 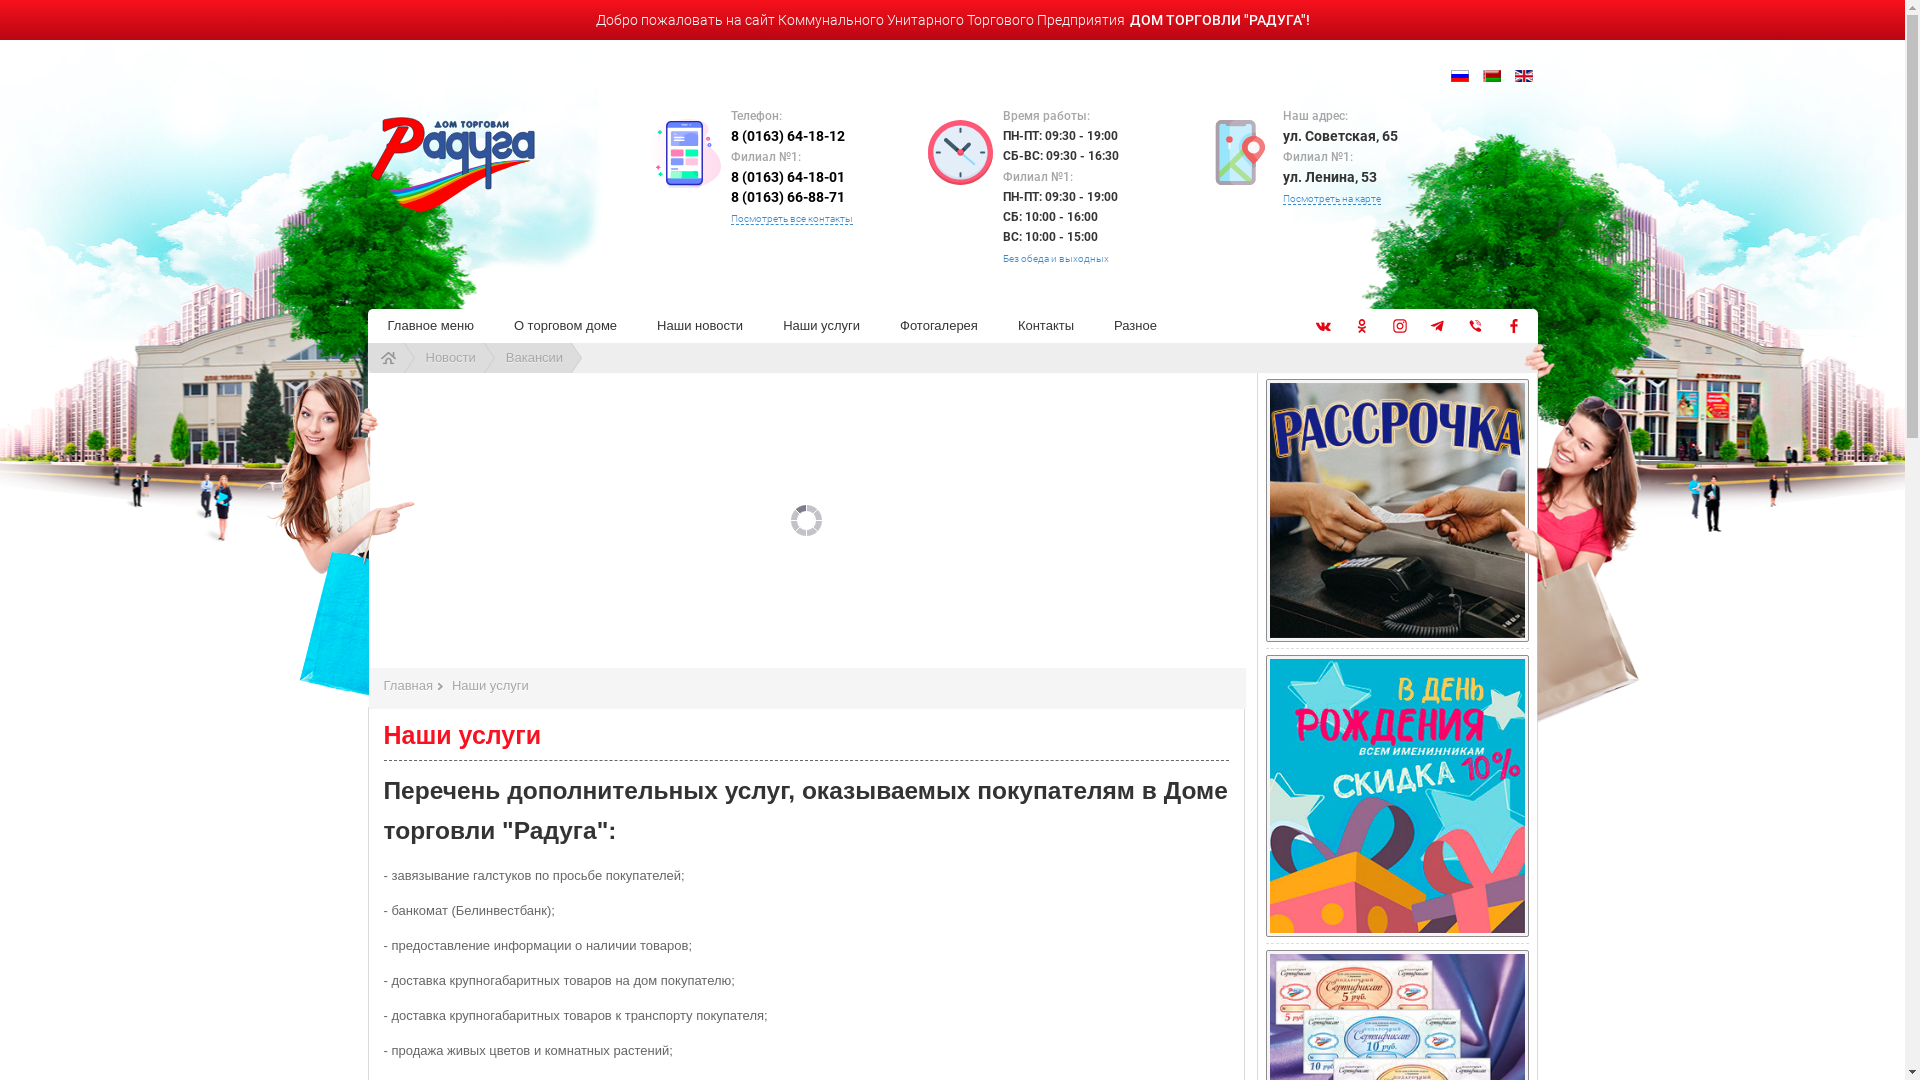 What do you see at coordinates (786, 176) in the screenshot?
I see `'8 (0163) 64-18-01'` at bounding box center [786, 176].